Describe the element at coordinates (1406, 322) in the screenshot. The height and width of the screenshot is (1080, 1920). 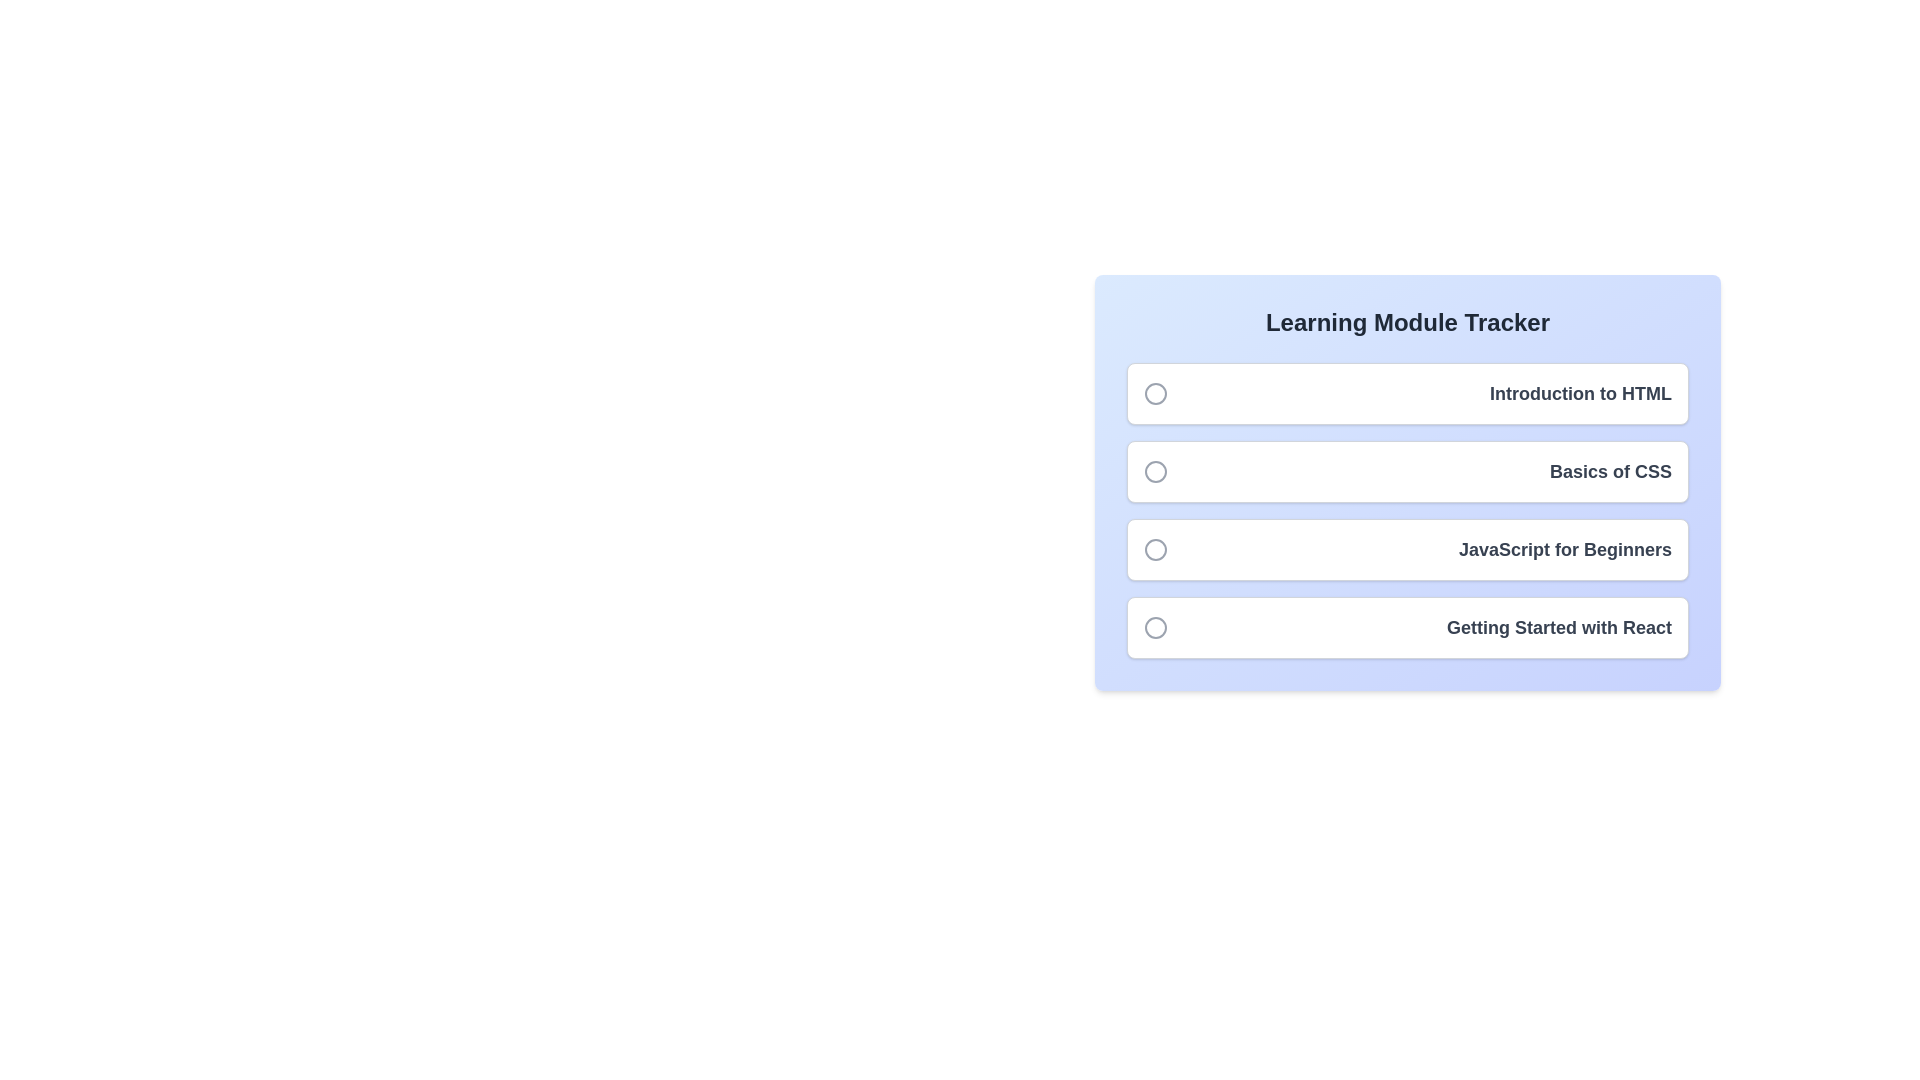
I see `the static text heading that serves as a title for the learning modules tracker, positioned at the top of the module list` at that location.